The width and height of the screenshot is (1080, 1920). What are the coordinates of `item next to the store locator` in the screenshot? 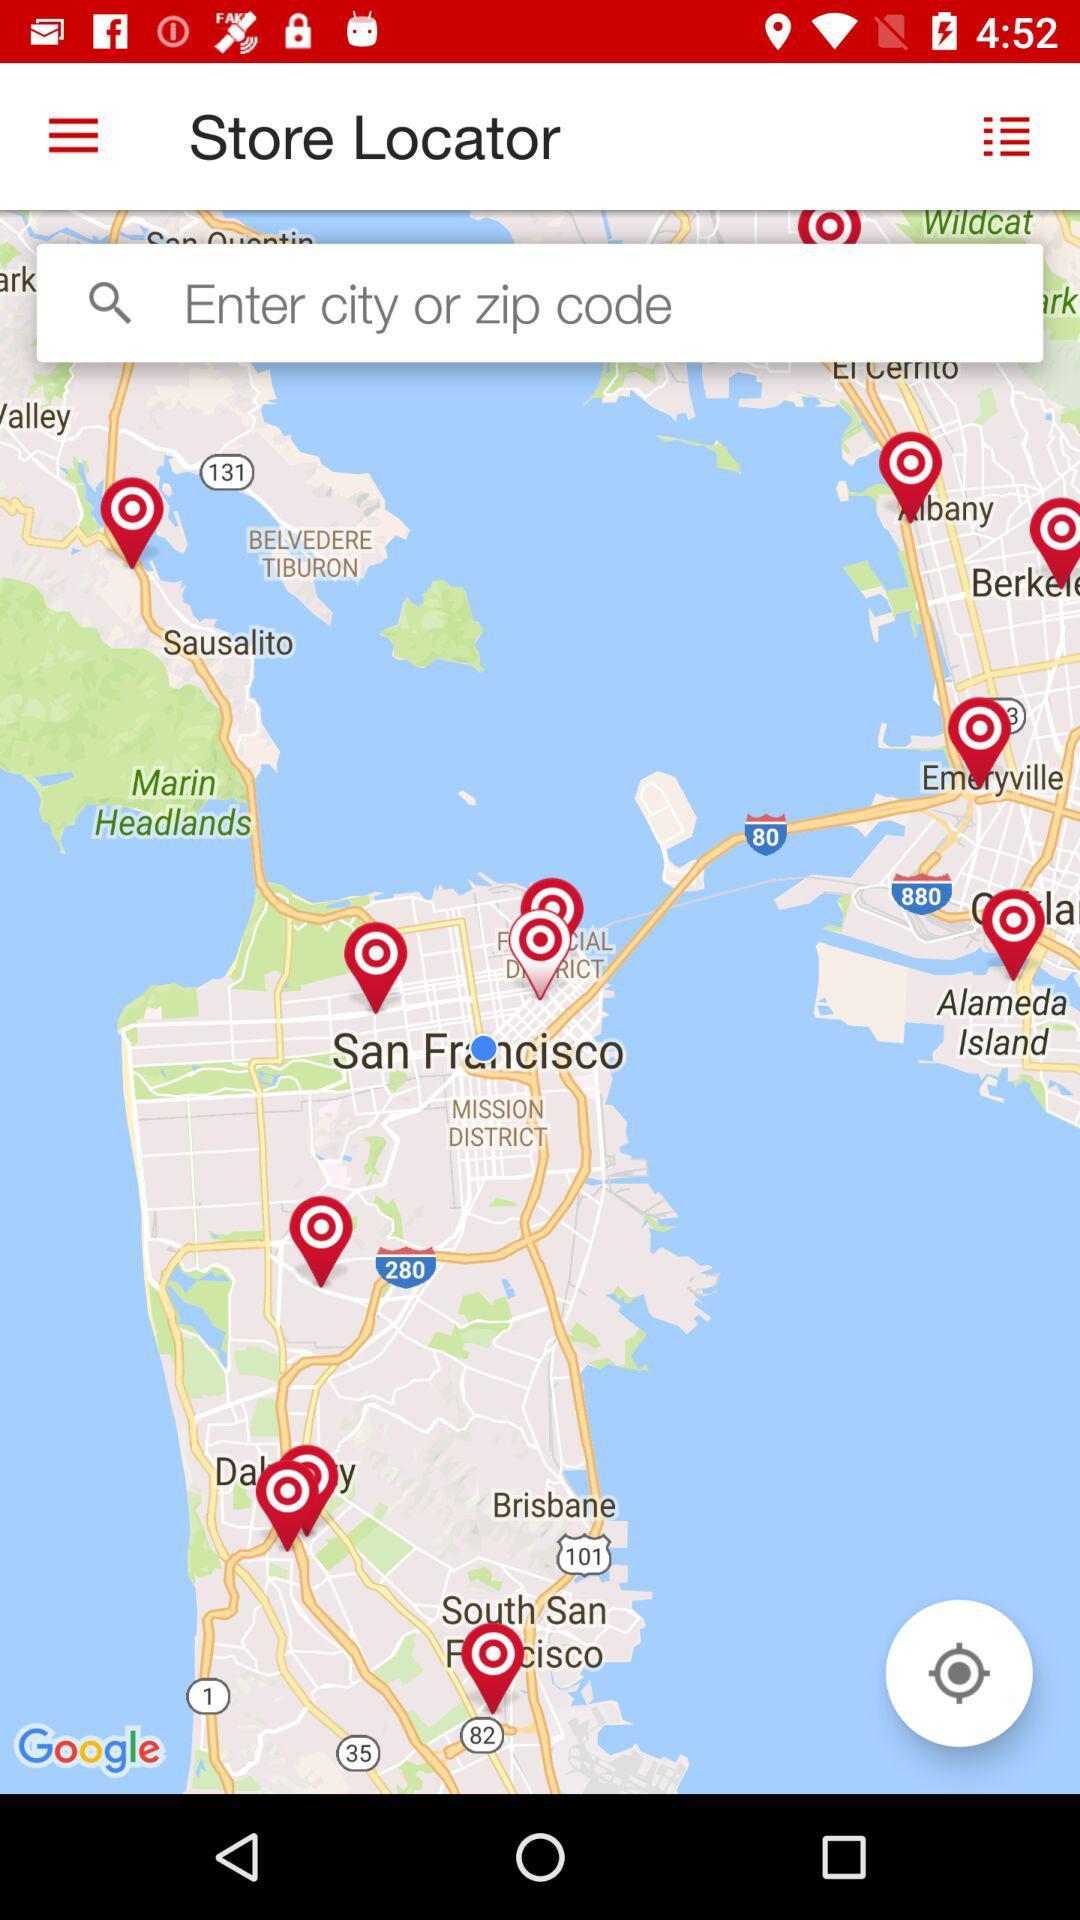 It's located at (72, 135).